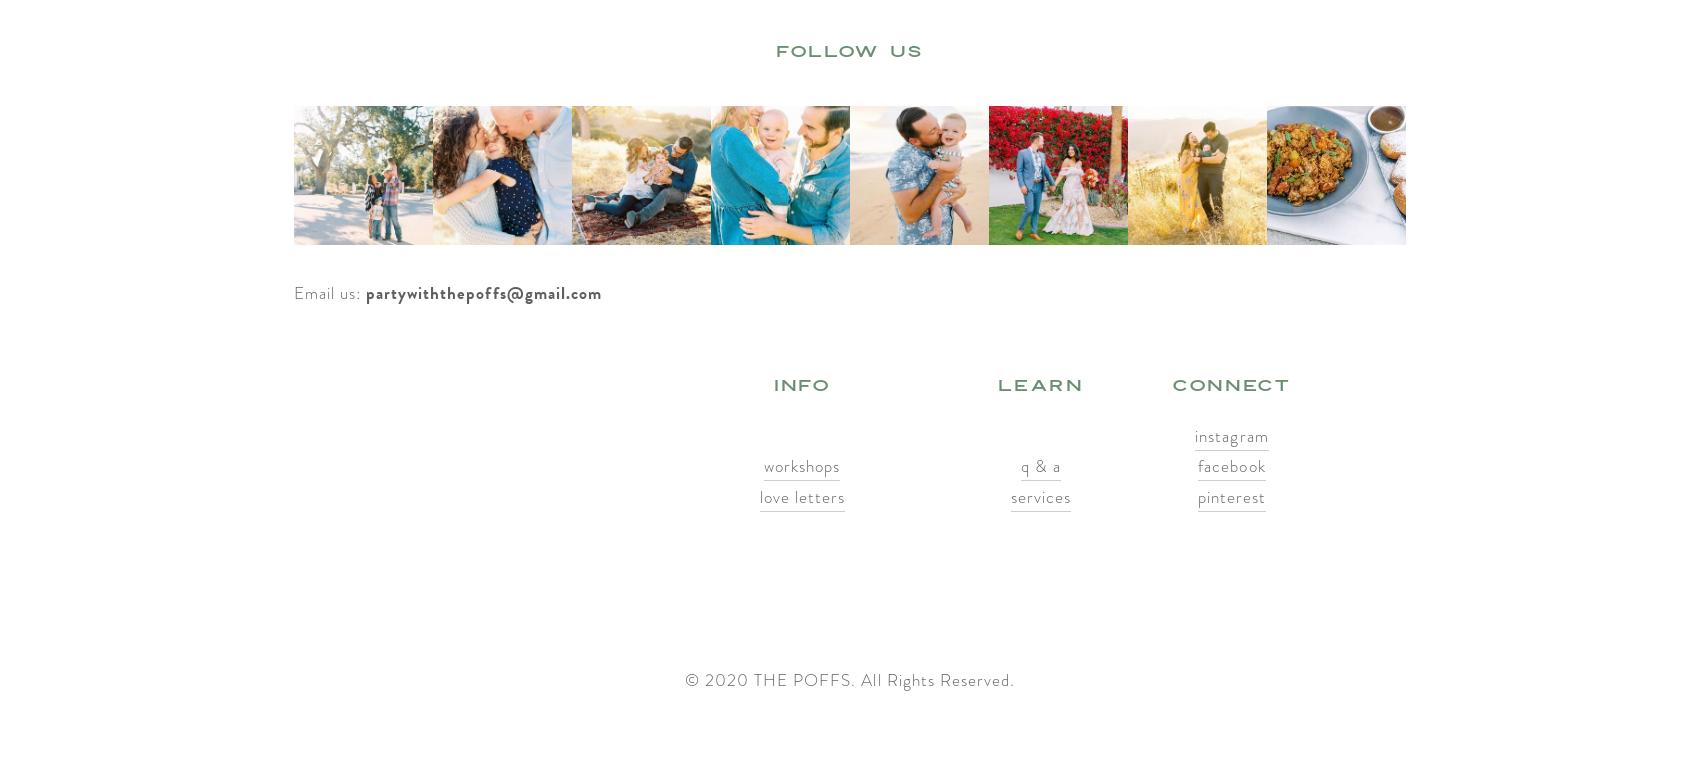  I want to click on 'partywiththepoffs@gmail.com', so click(483, 291).